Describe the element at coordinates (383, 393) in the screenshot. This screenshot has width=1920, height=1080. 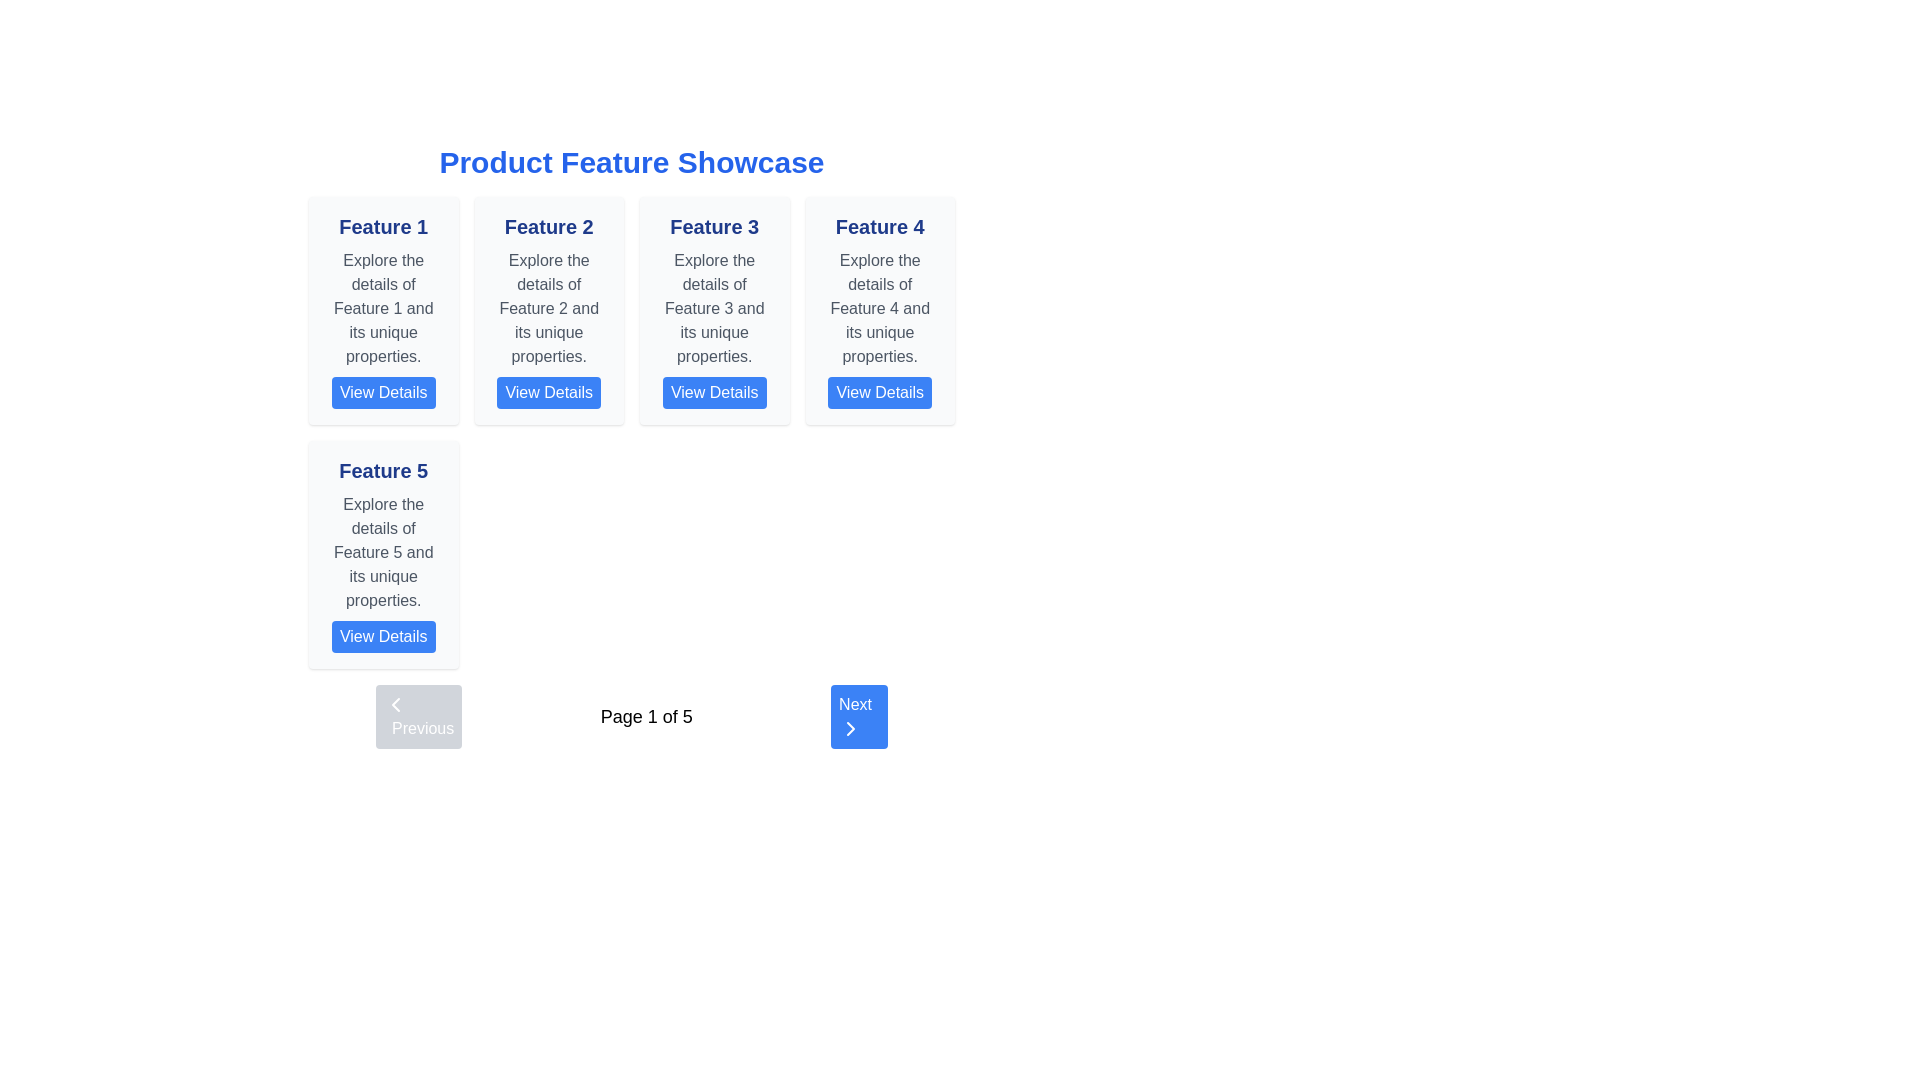
I see `the button located at the bottom of the 'Feature 1' card` at that location.